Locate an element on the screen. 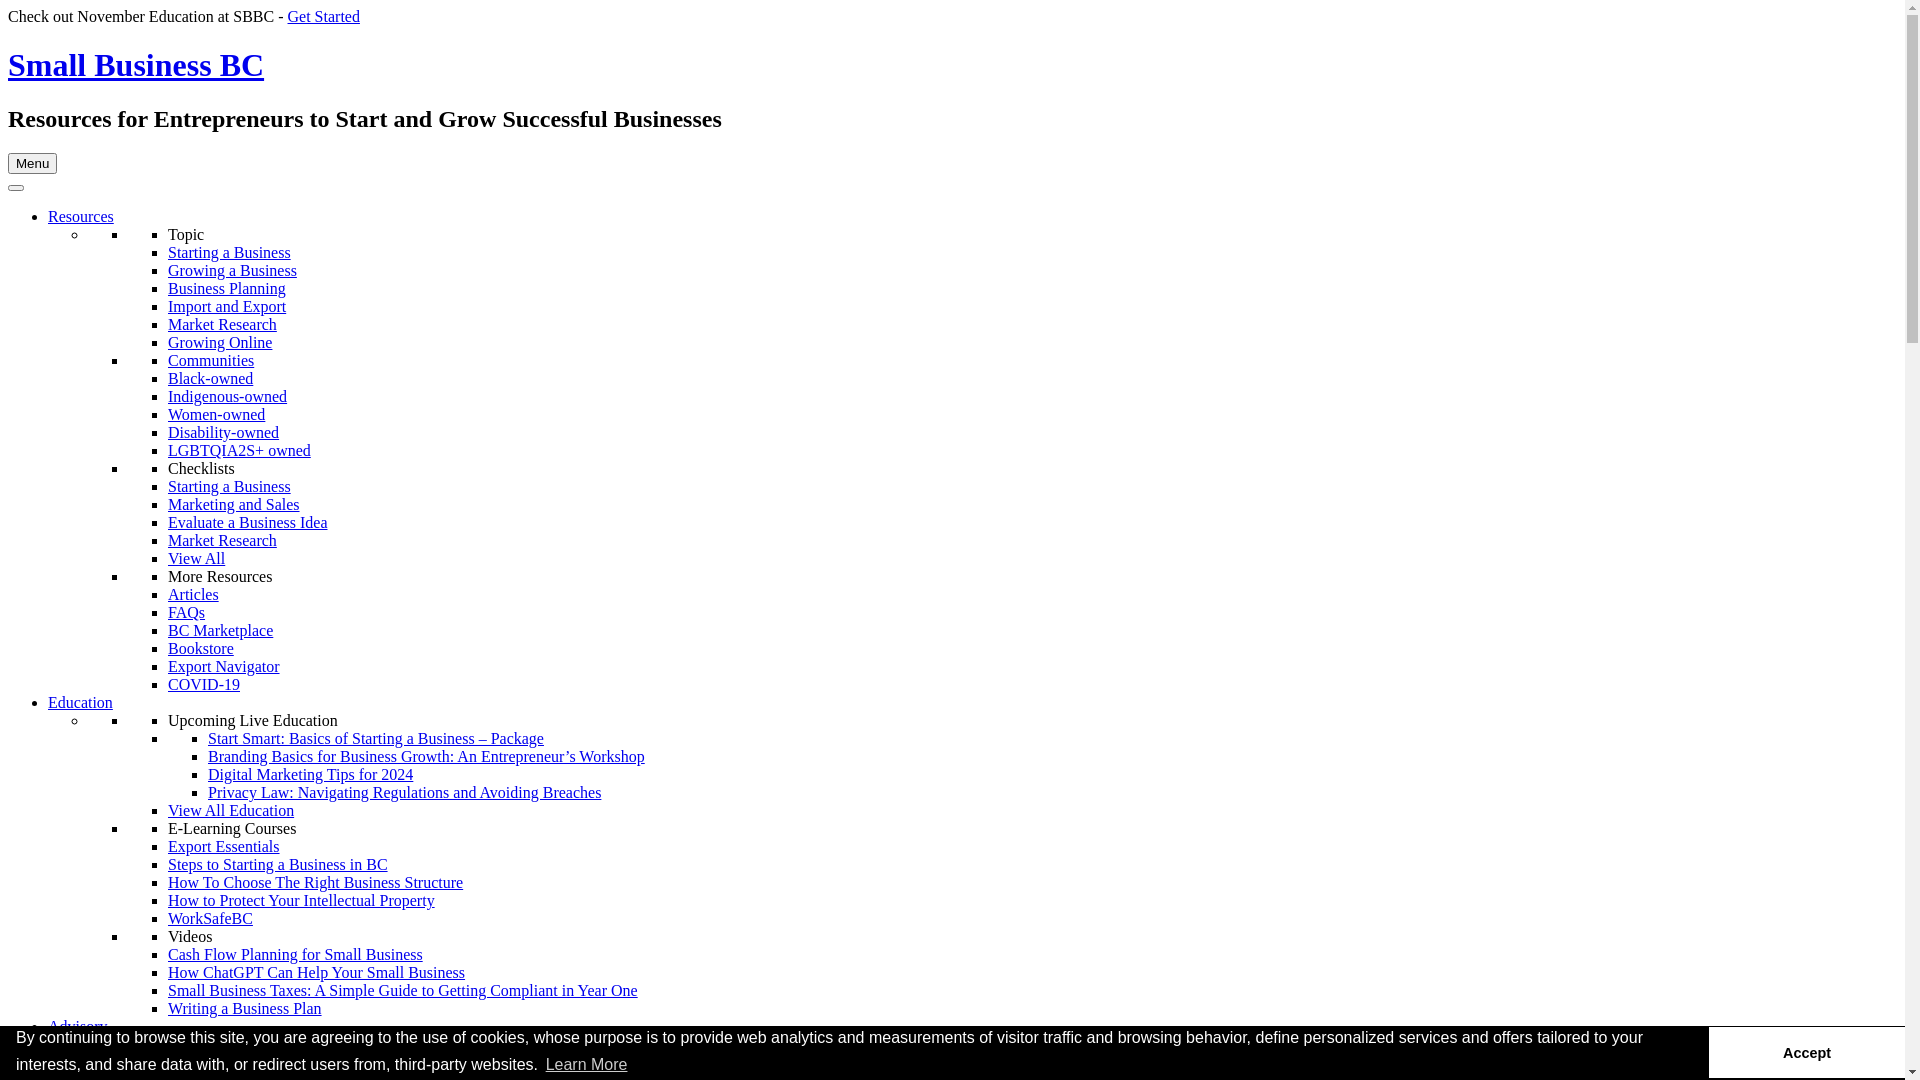 This screenshot has height=1080, width=1920. 'Bookstore' is located at coordinates (201, 648).